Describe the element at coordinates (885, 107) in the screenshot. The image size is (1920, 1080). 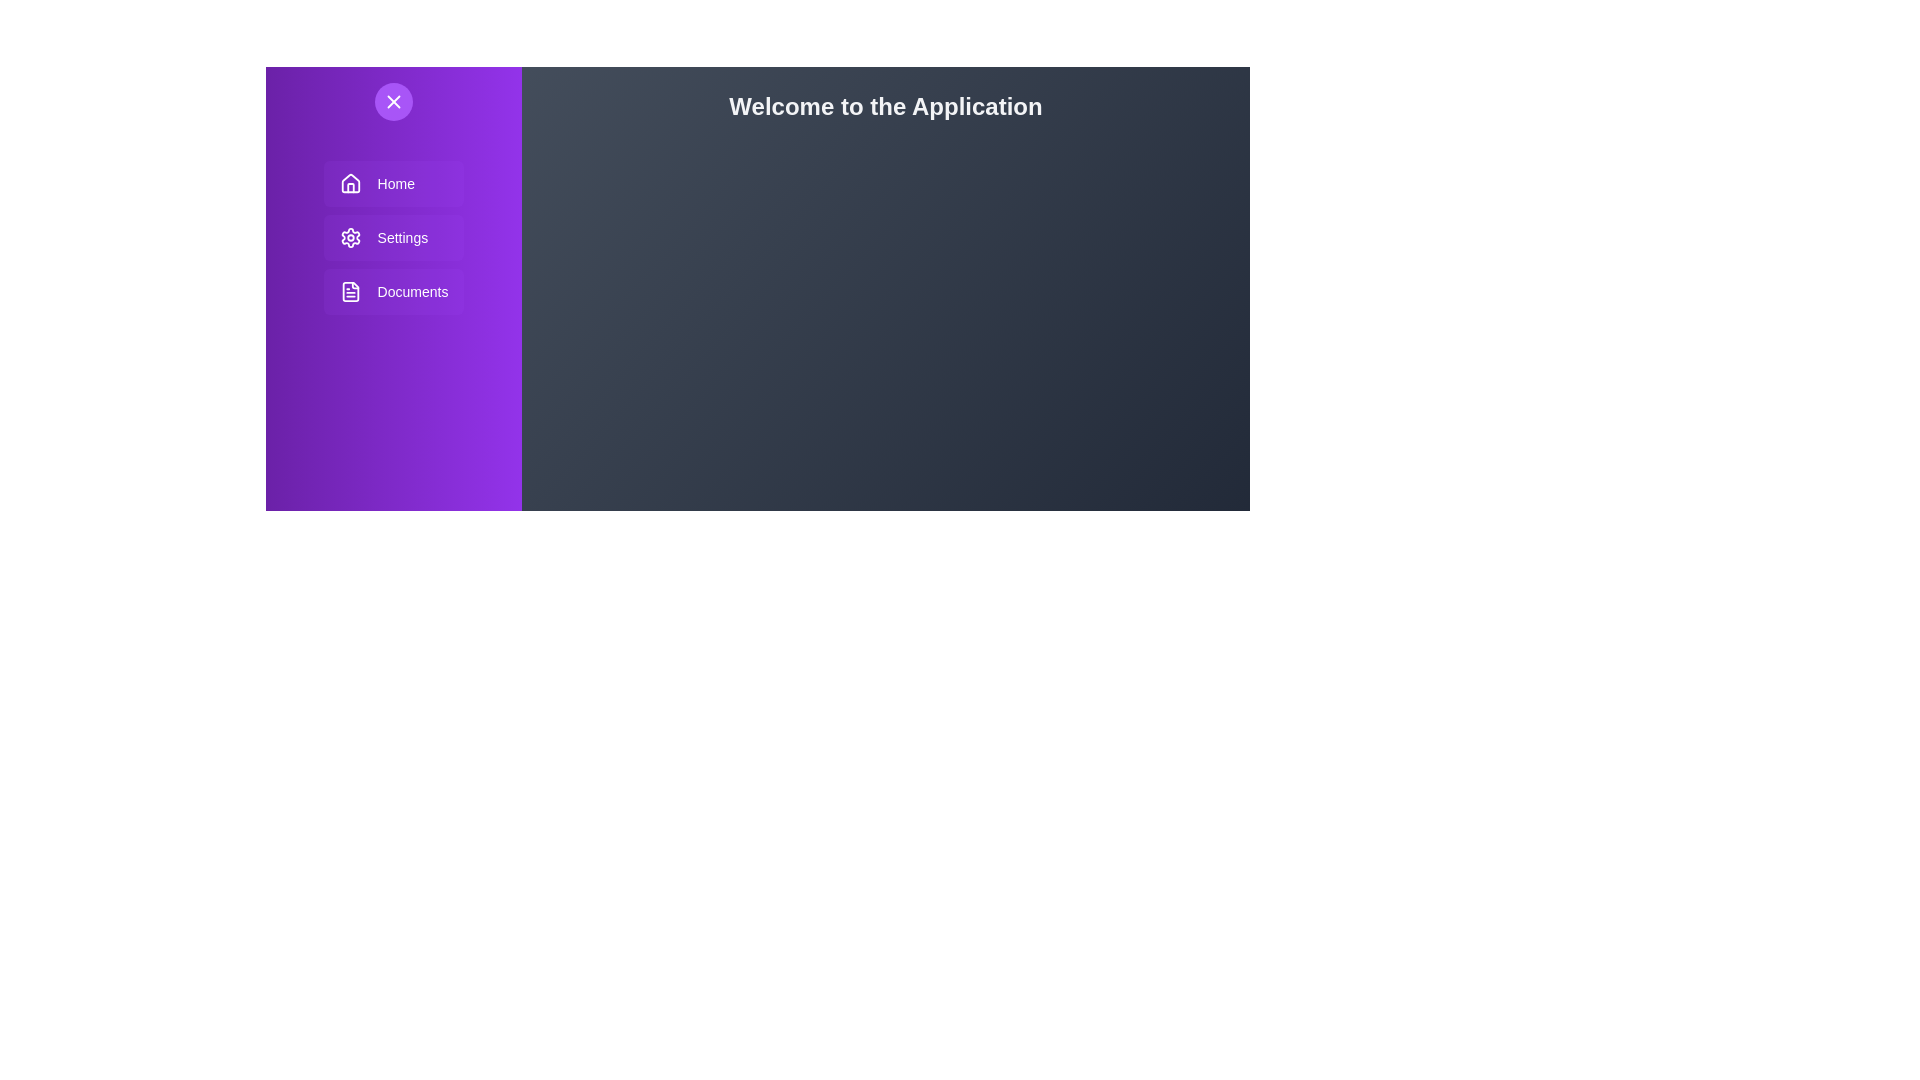
I see `the text 'Welcome to the Application' in the main area` at that location.